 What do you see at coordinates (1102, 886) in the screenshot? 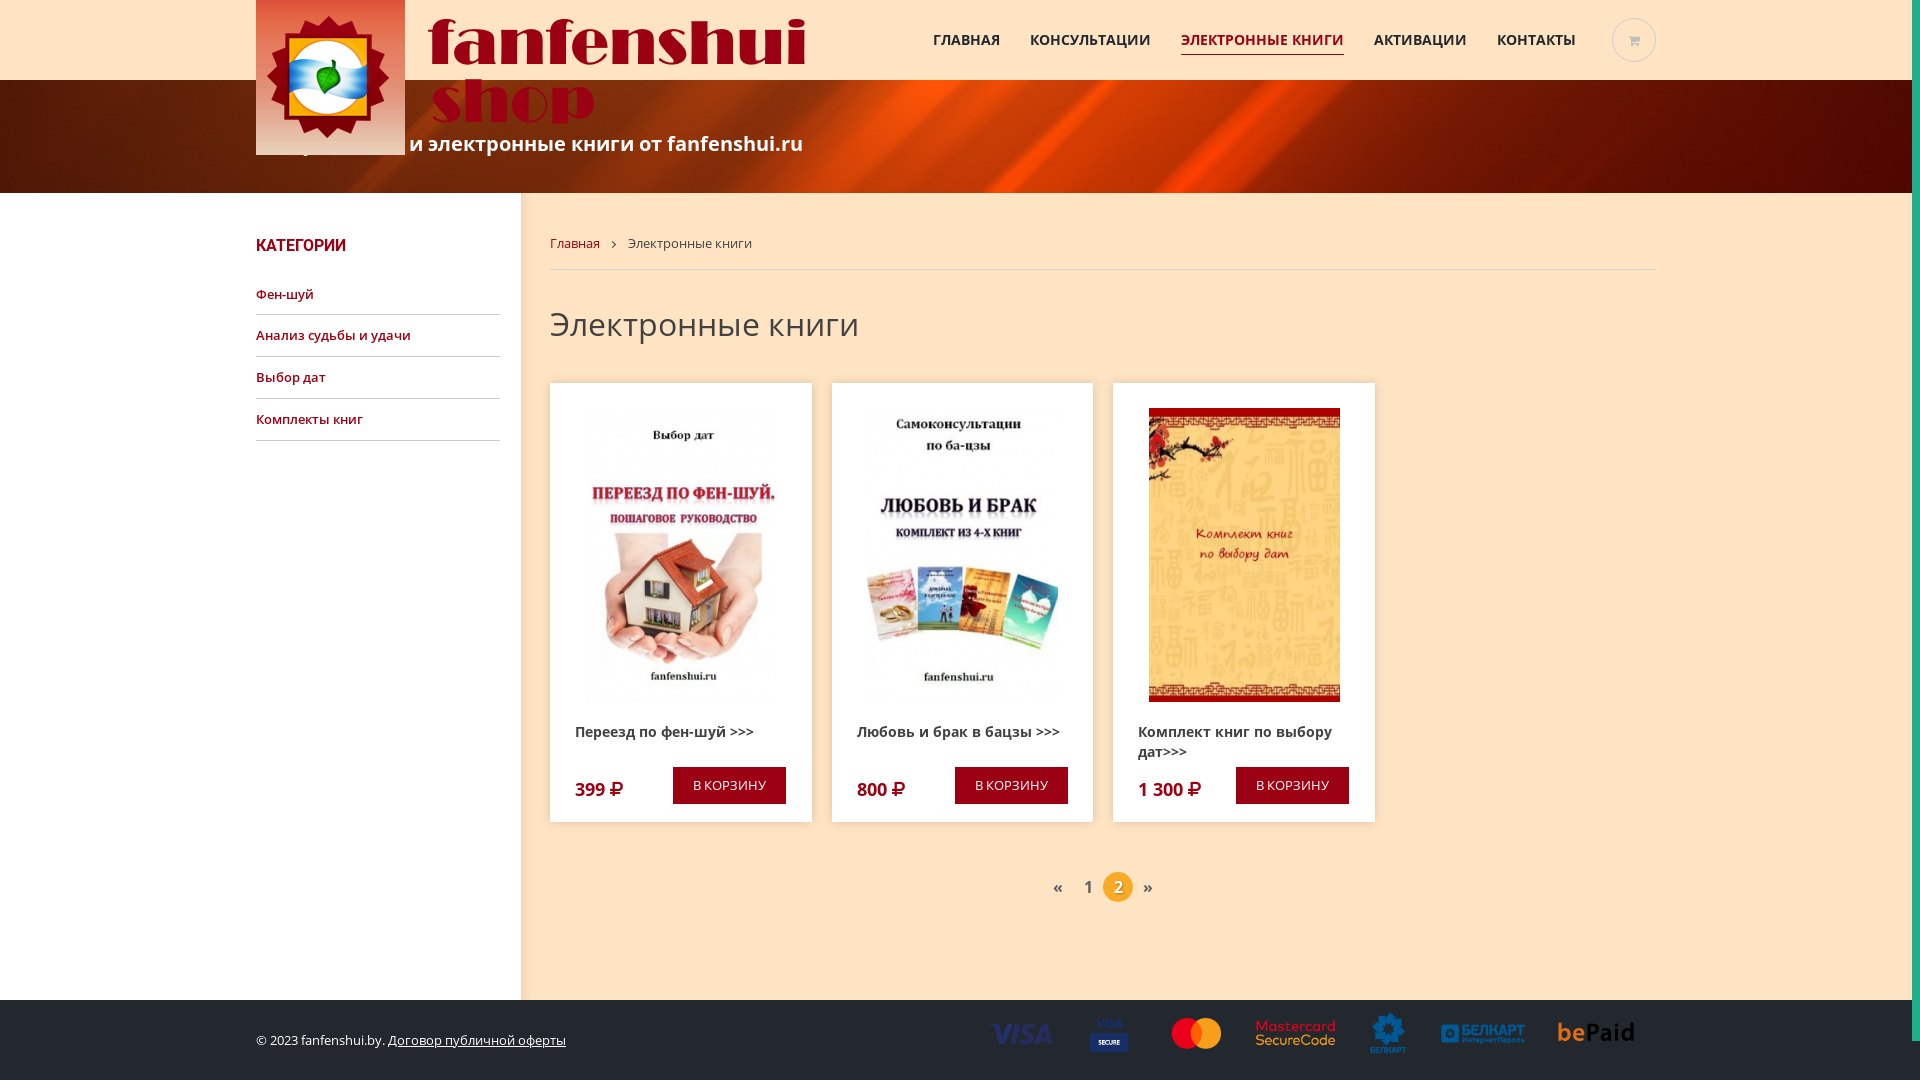
I see `'2'` at bounding box center [1102, 886].